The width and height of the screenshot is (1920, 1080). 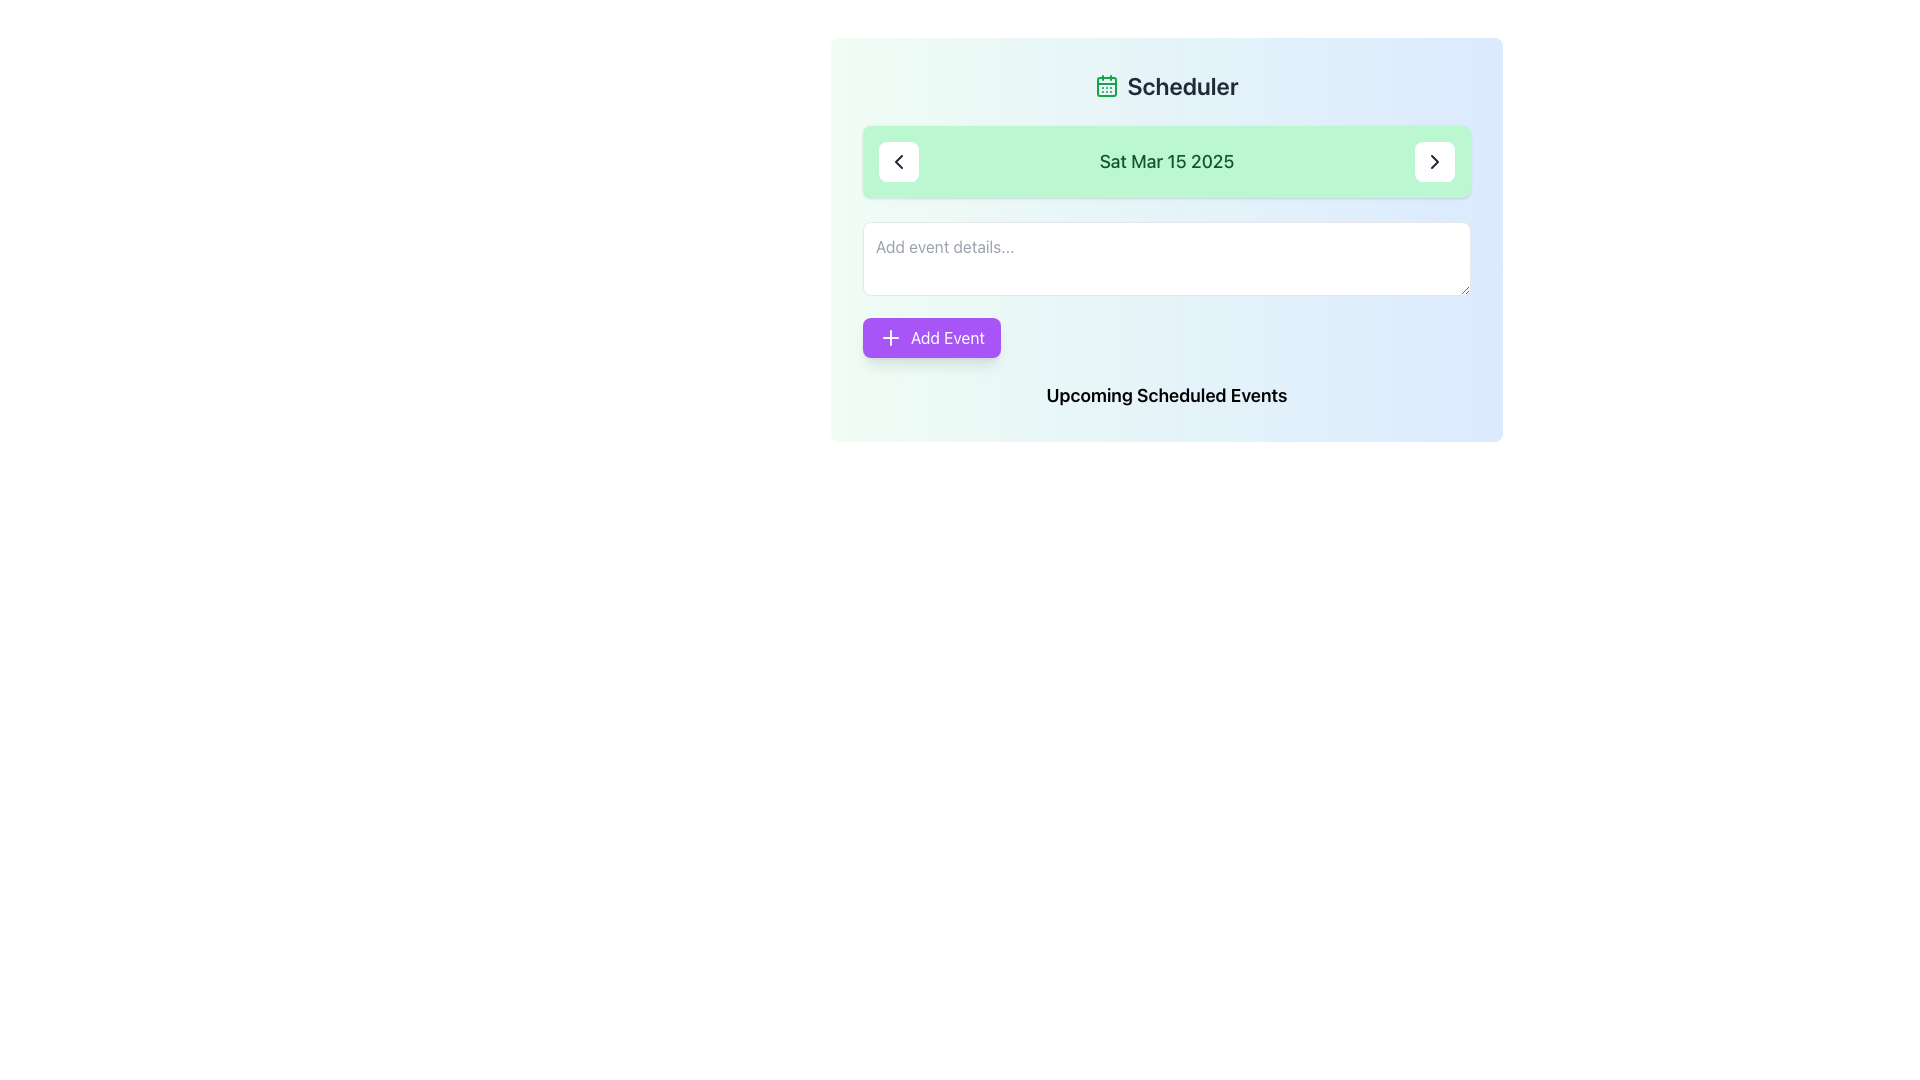 I want to click on the left-pointing chevron button located to the left of the highlighted date bar in the scheduler interface, so click(x=897, y=161).